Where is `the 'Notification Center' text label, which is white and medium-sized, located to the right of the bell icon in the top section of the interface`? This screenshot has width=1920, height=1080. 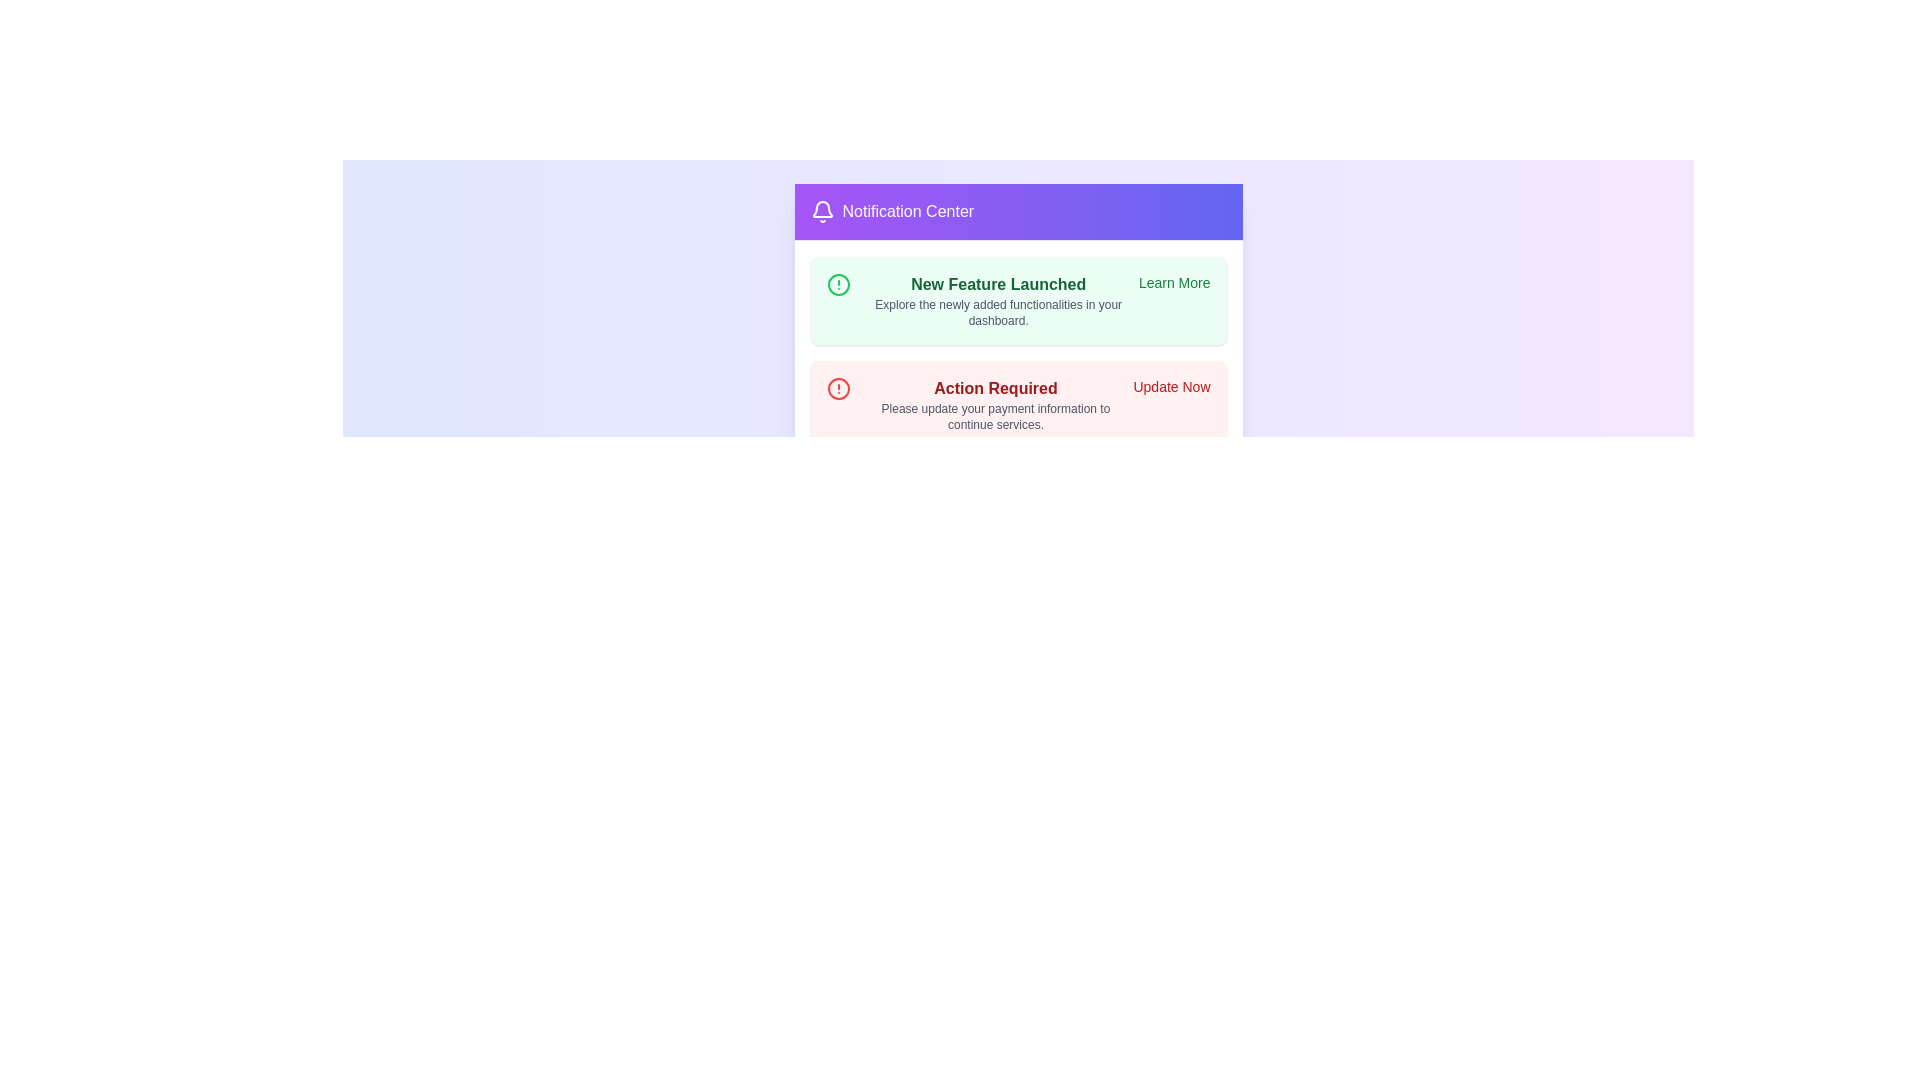
the 'Notification Center' text label, which is white and medium-sized, located to the right of the bell icon in the top section of the interface is located at coordinates (907, 212).